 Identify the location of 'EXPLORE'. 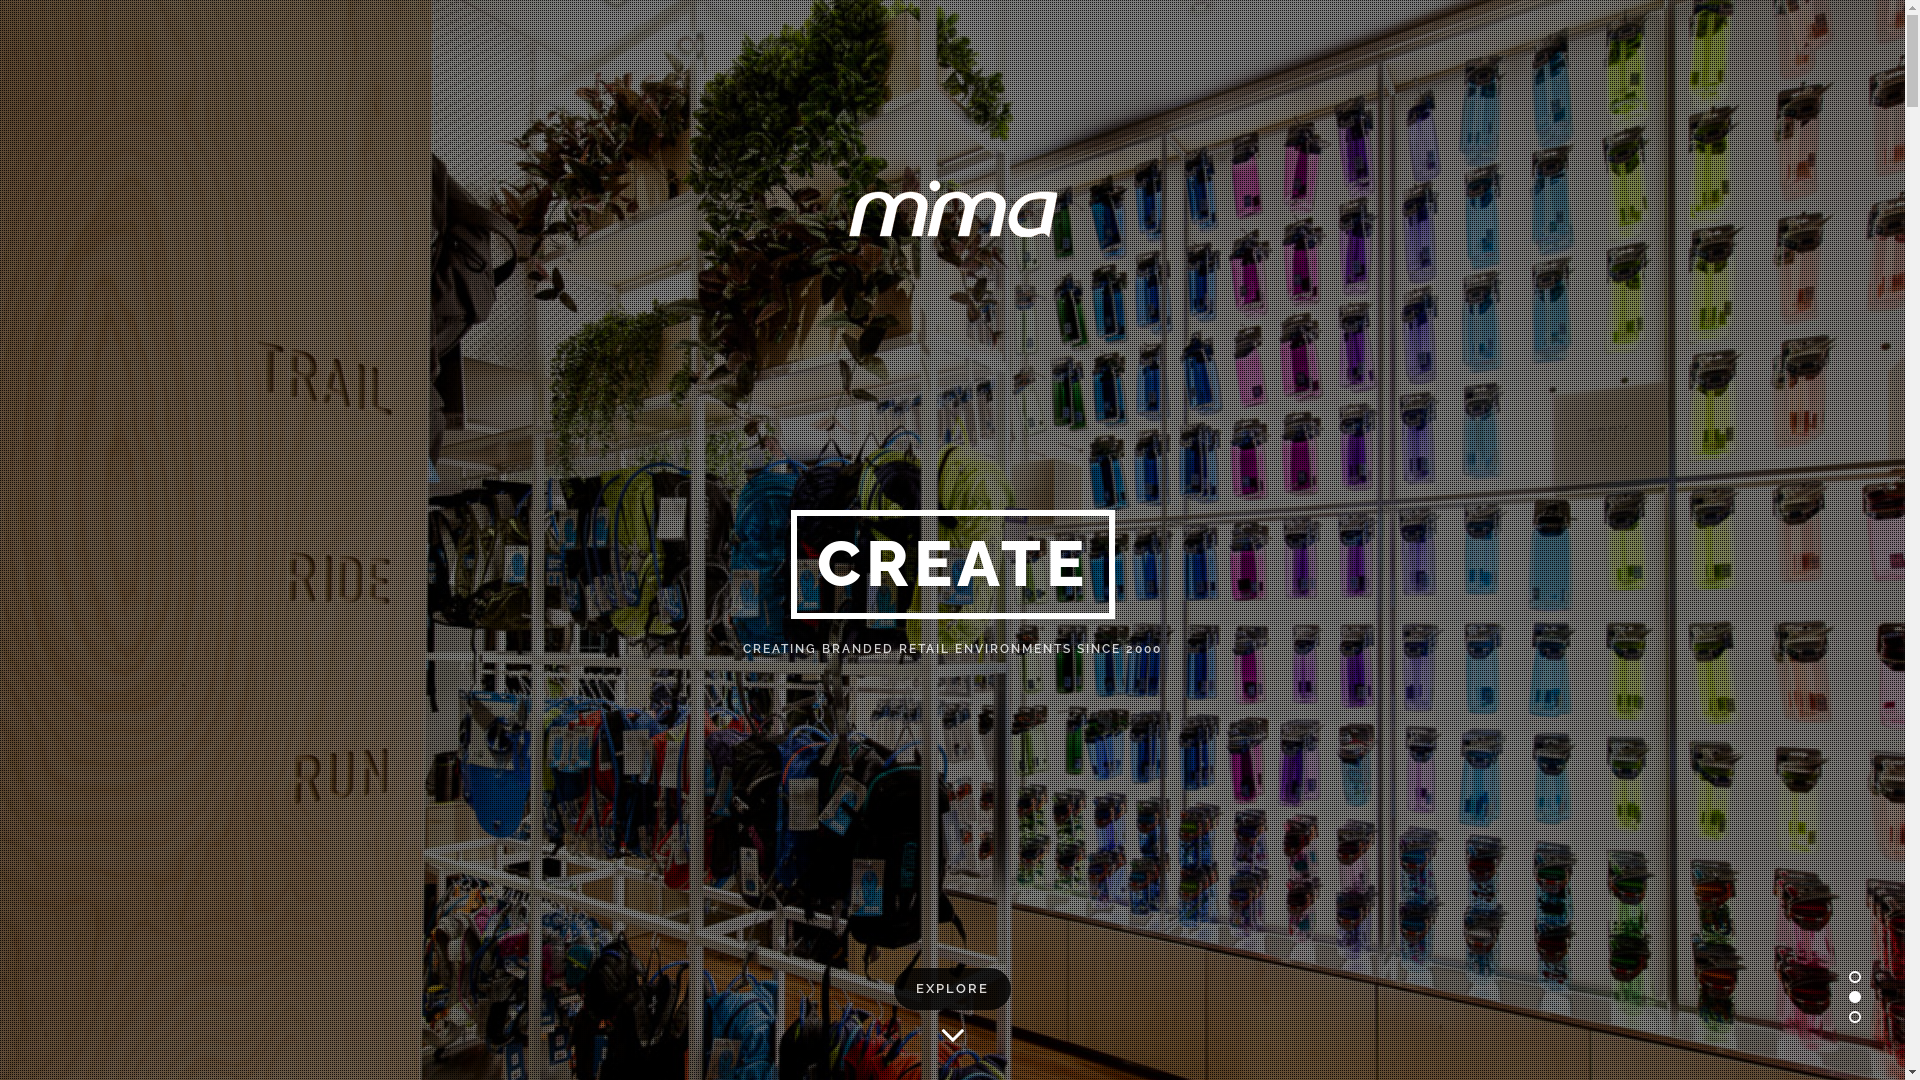
(951, 987).